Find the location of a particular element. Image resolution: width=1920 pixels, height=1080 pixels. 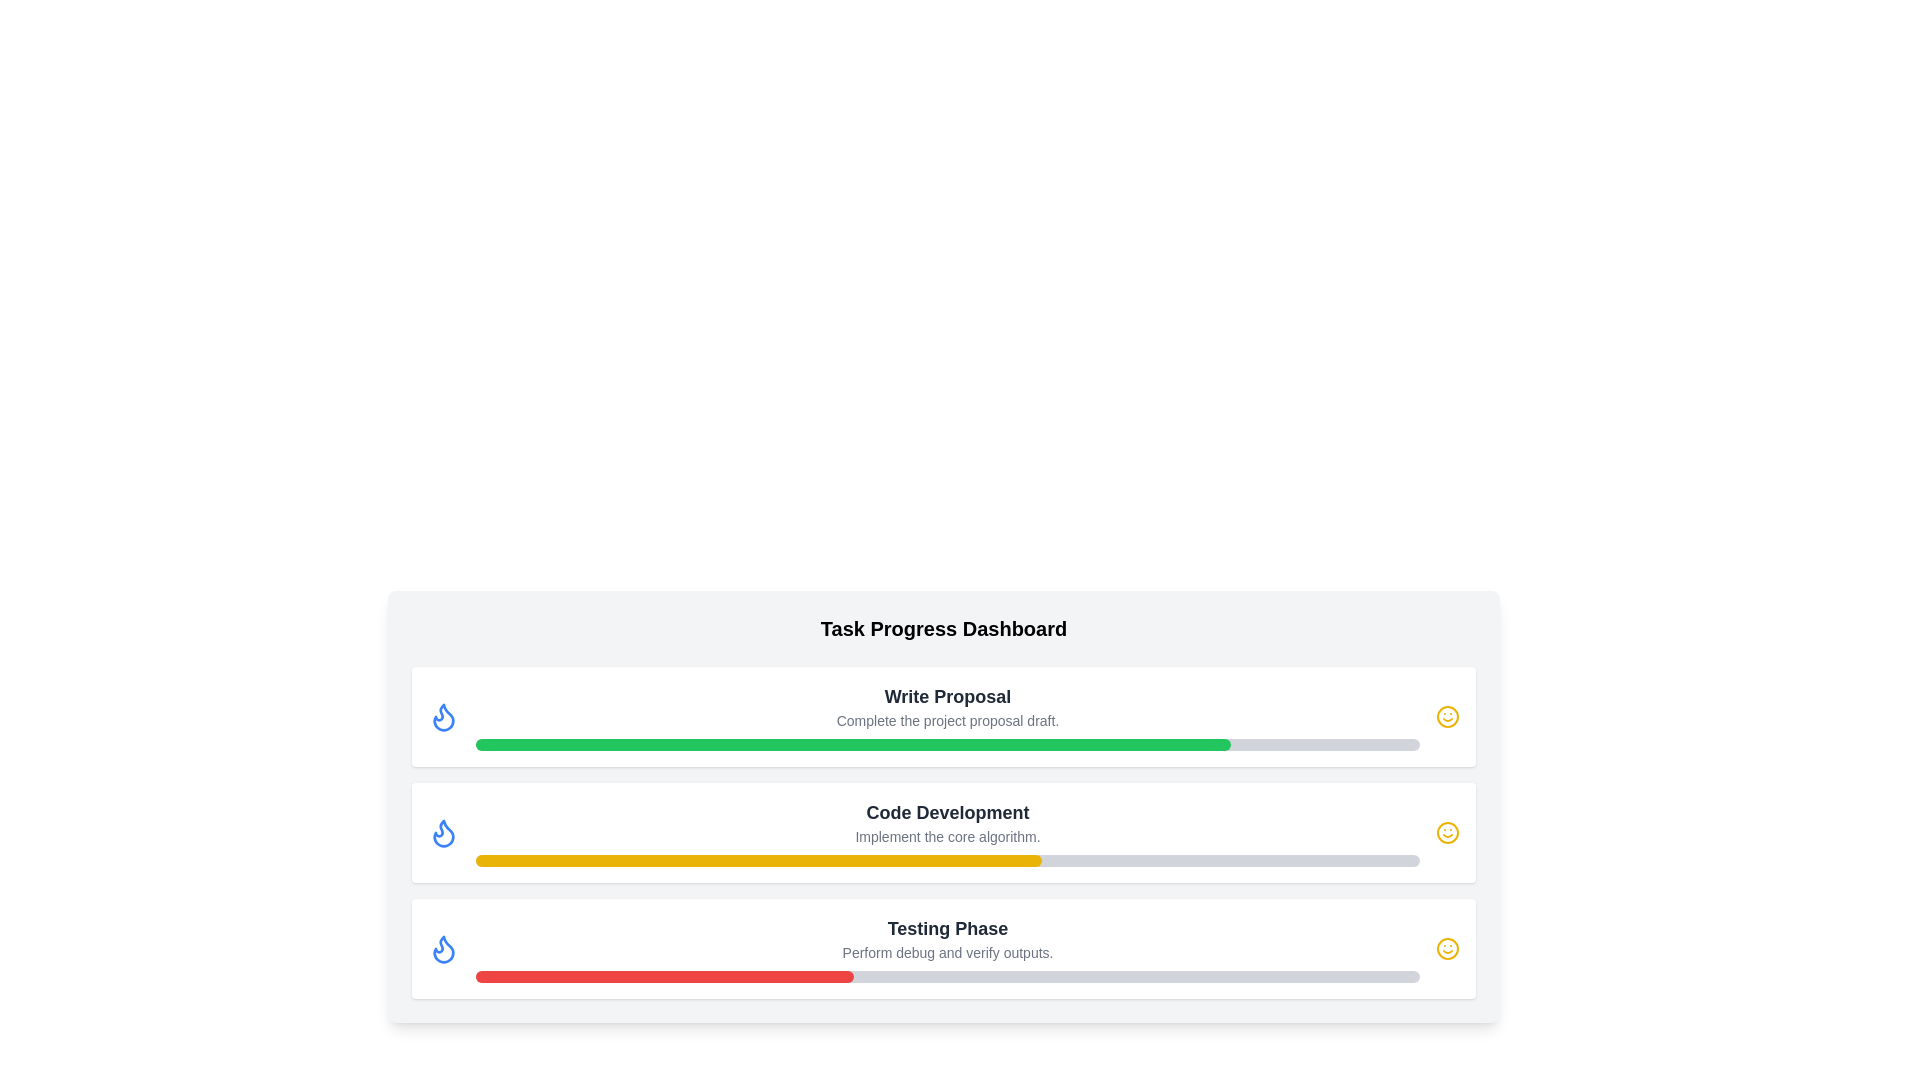

the Text Label that describes the task associated with the 'Write Proposal' section, which is positioned below the heading 'Write Proposal' and above a horizontal progress bar is located at coordinates (947, 721).